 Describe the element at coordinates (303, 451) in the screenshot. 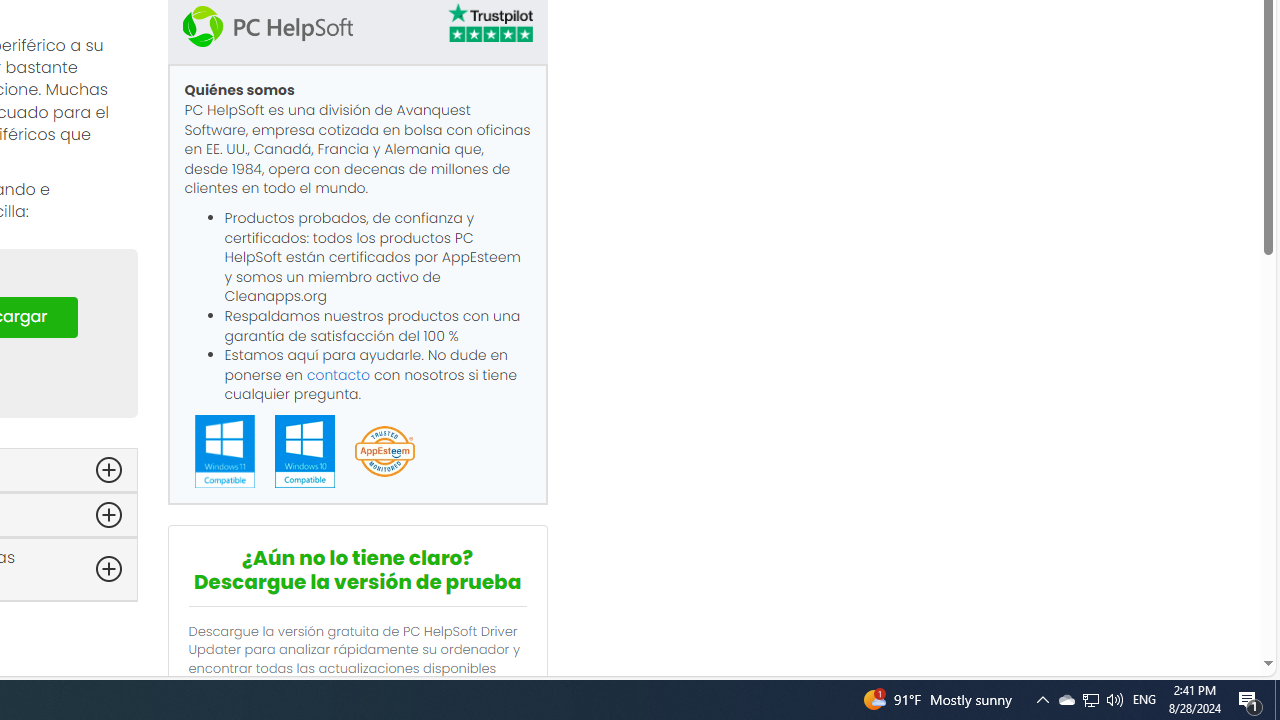

I see `'Windows 10 Compatible'` at that location.